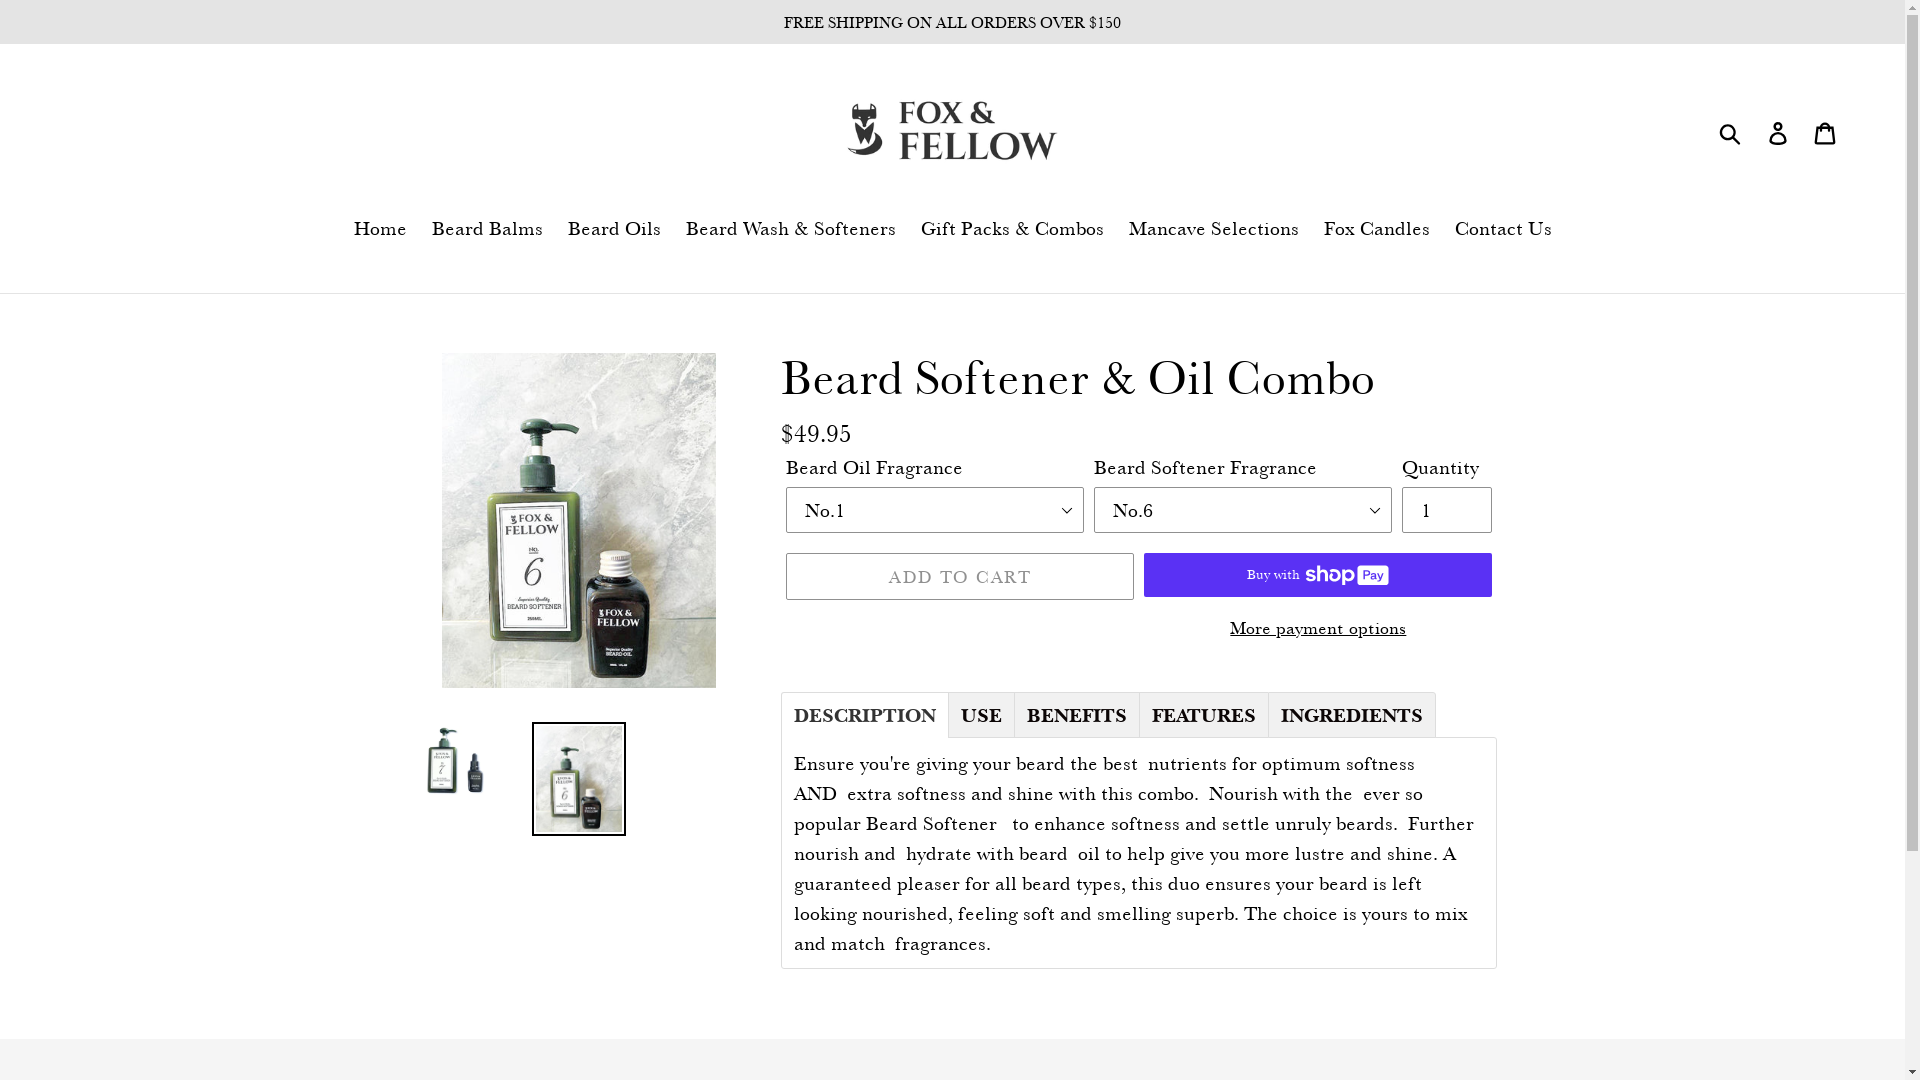 The width and height of the screenshot is (1920, 1080). Describe the element at coordinates (960, 576) in the screenshot. I see `'ADD TO CART'` at that location.